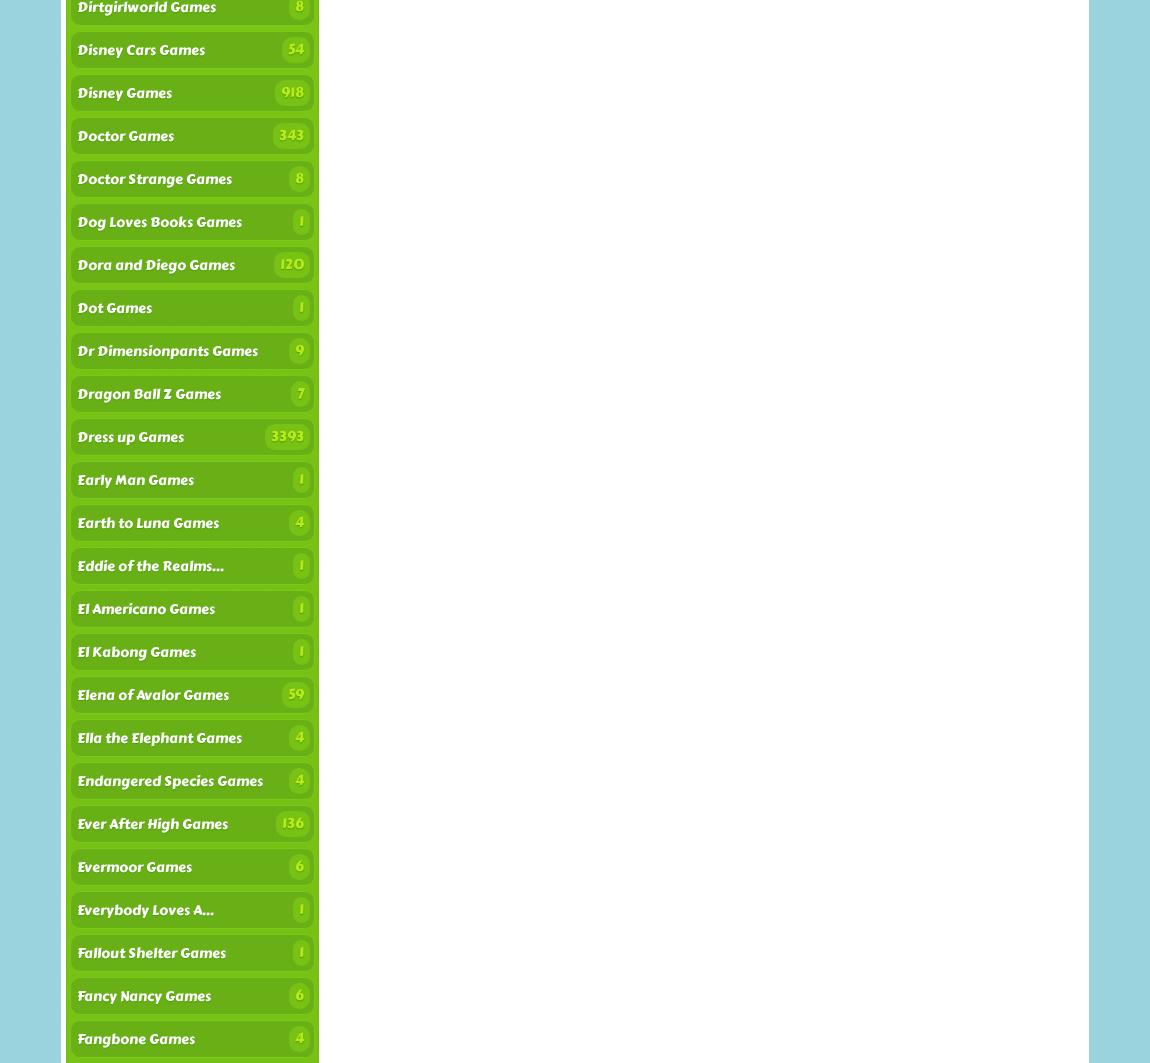  I want to click on 'Evermoor Games', so click(133, 866).